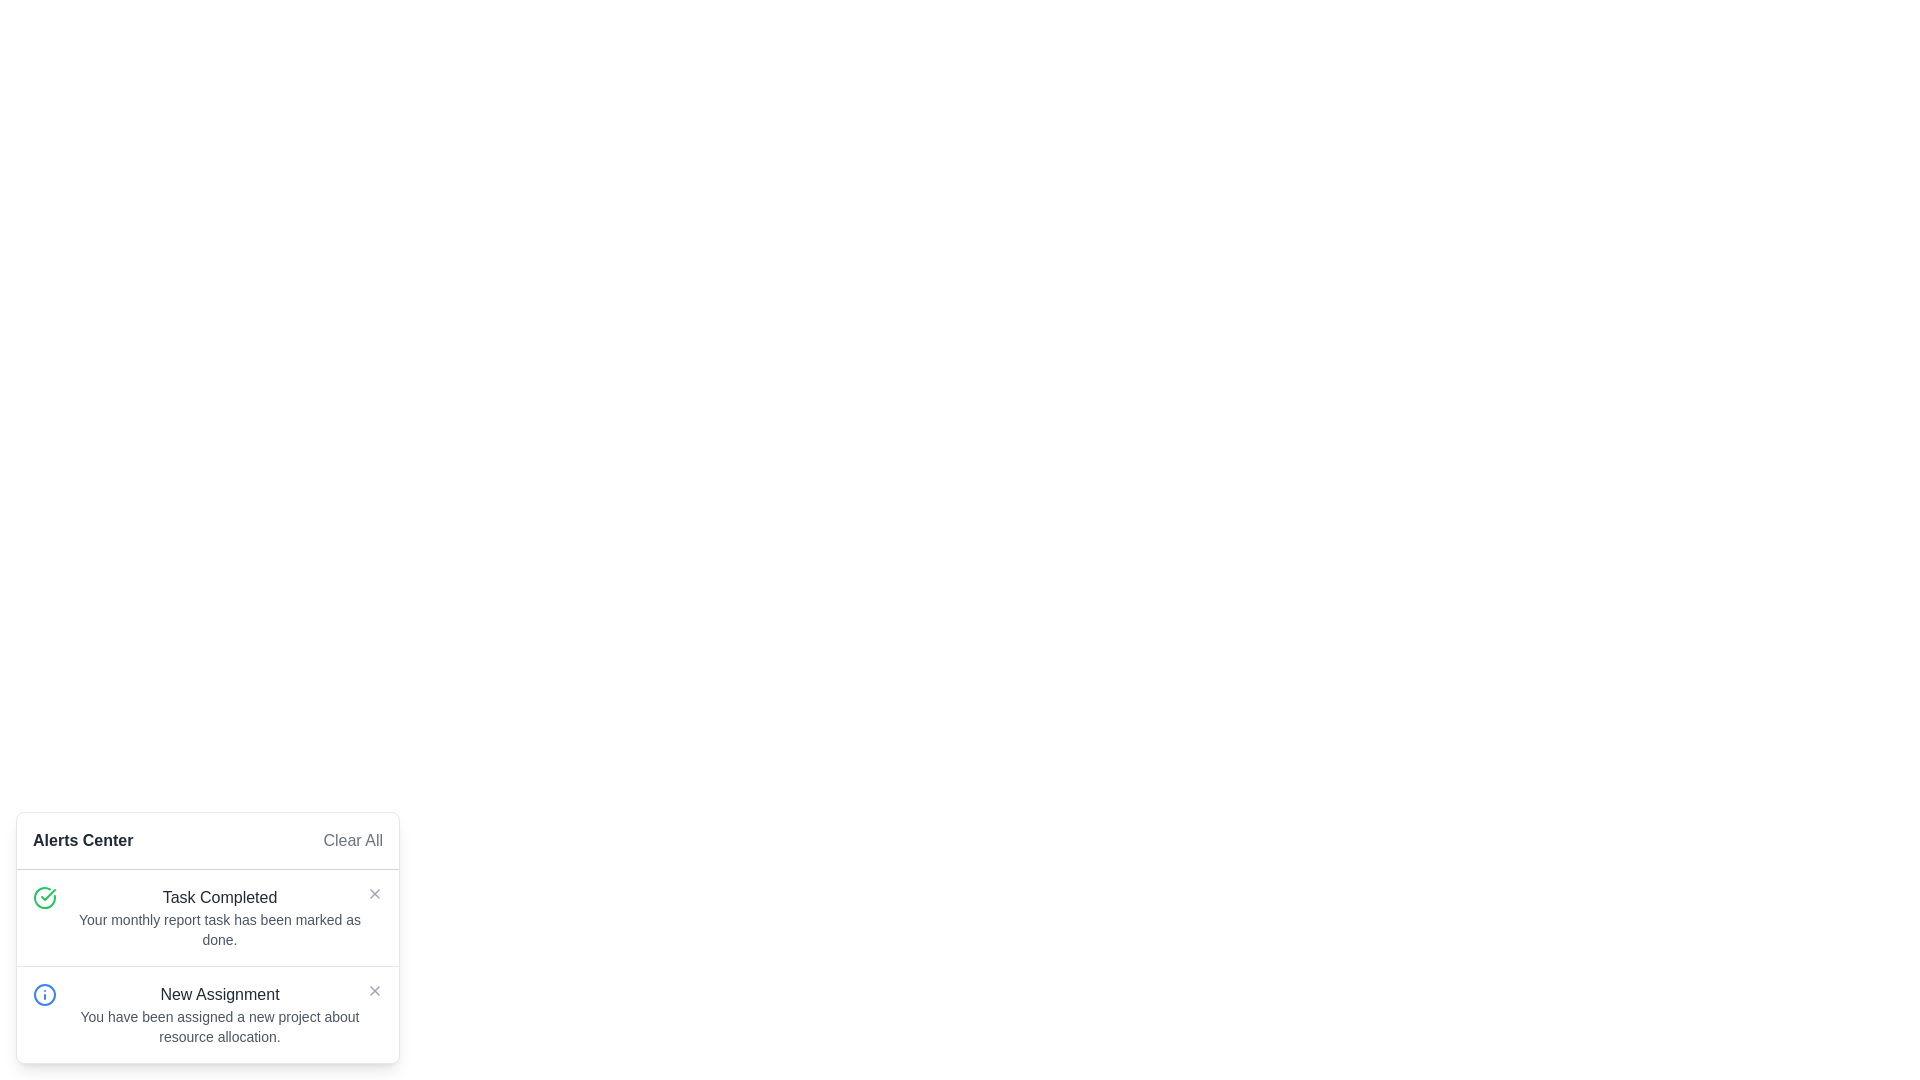  Describe the element at coordinates (374, 991) in the screenshot. I see `the cancel button located at the far-right side of the 'New Assignment' notification` at that location.